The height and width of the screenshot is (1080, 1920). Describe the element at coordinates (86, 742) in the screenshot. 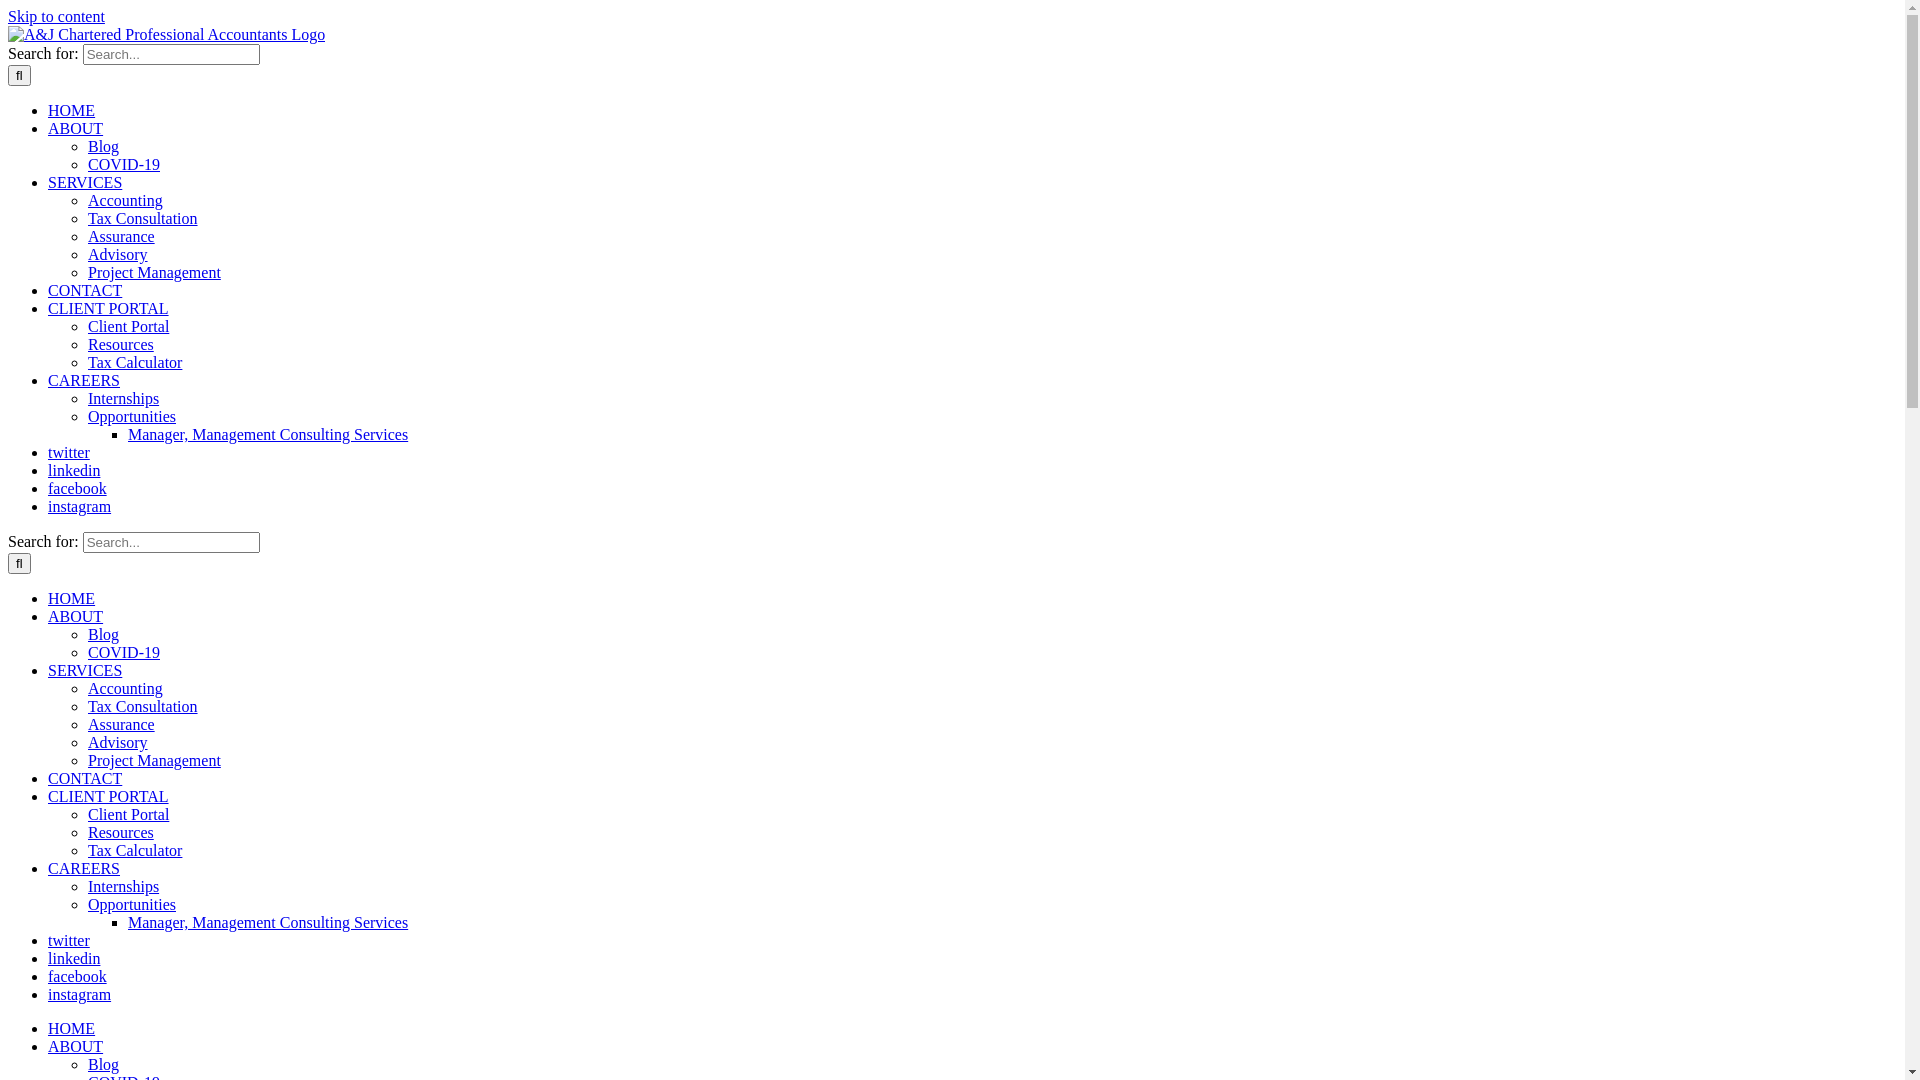

I see `'Advisory'` at that location.